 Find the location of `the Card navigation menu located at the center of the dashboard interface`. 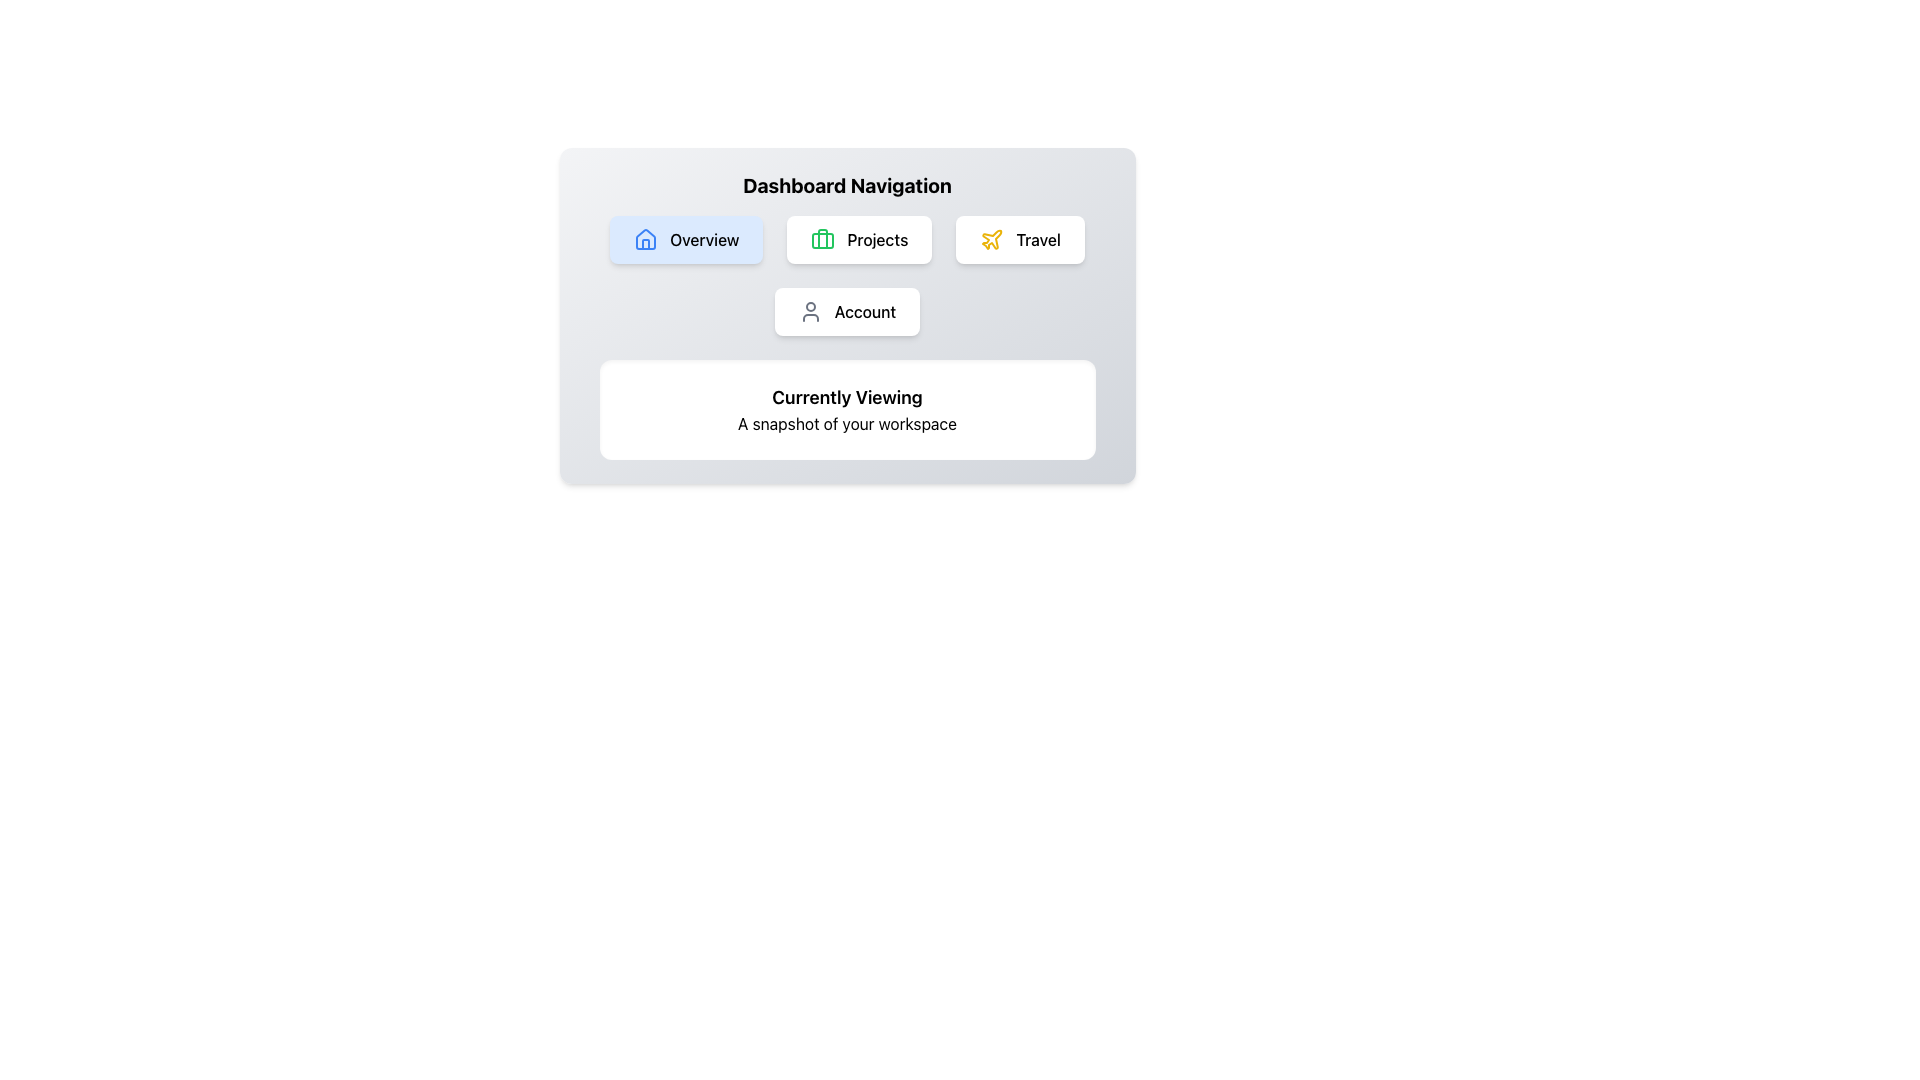

the Card navigation menu located at the center of the dashboard interface is located at coordinates (847, 315).